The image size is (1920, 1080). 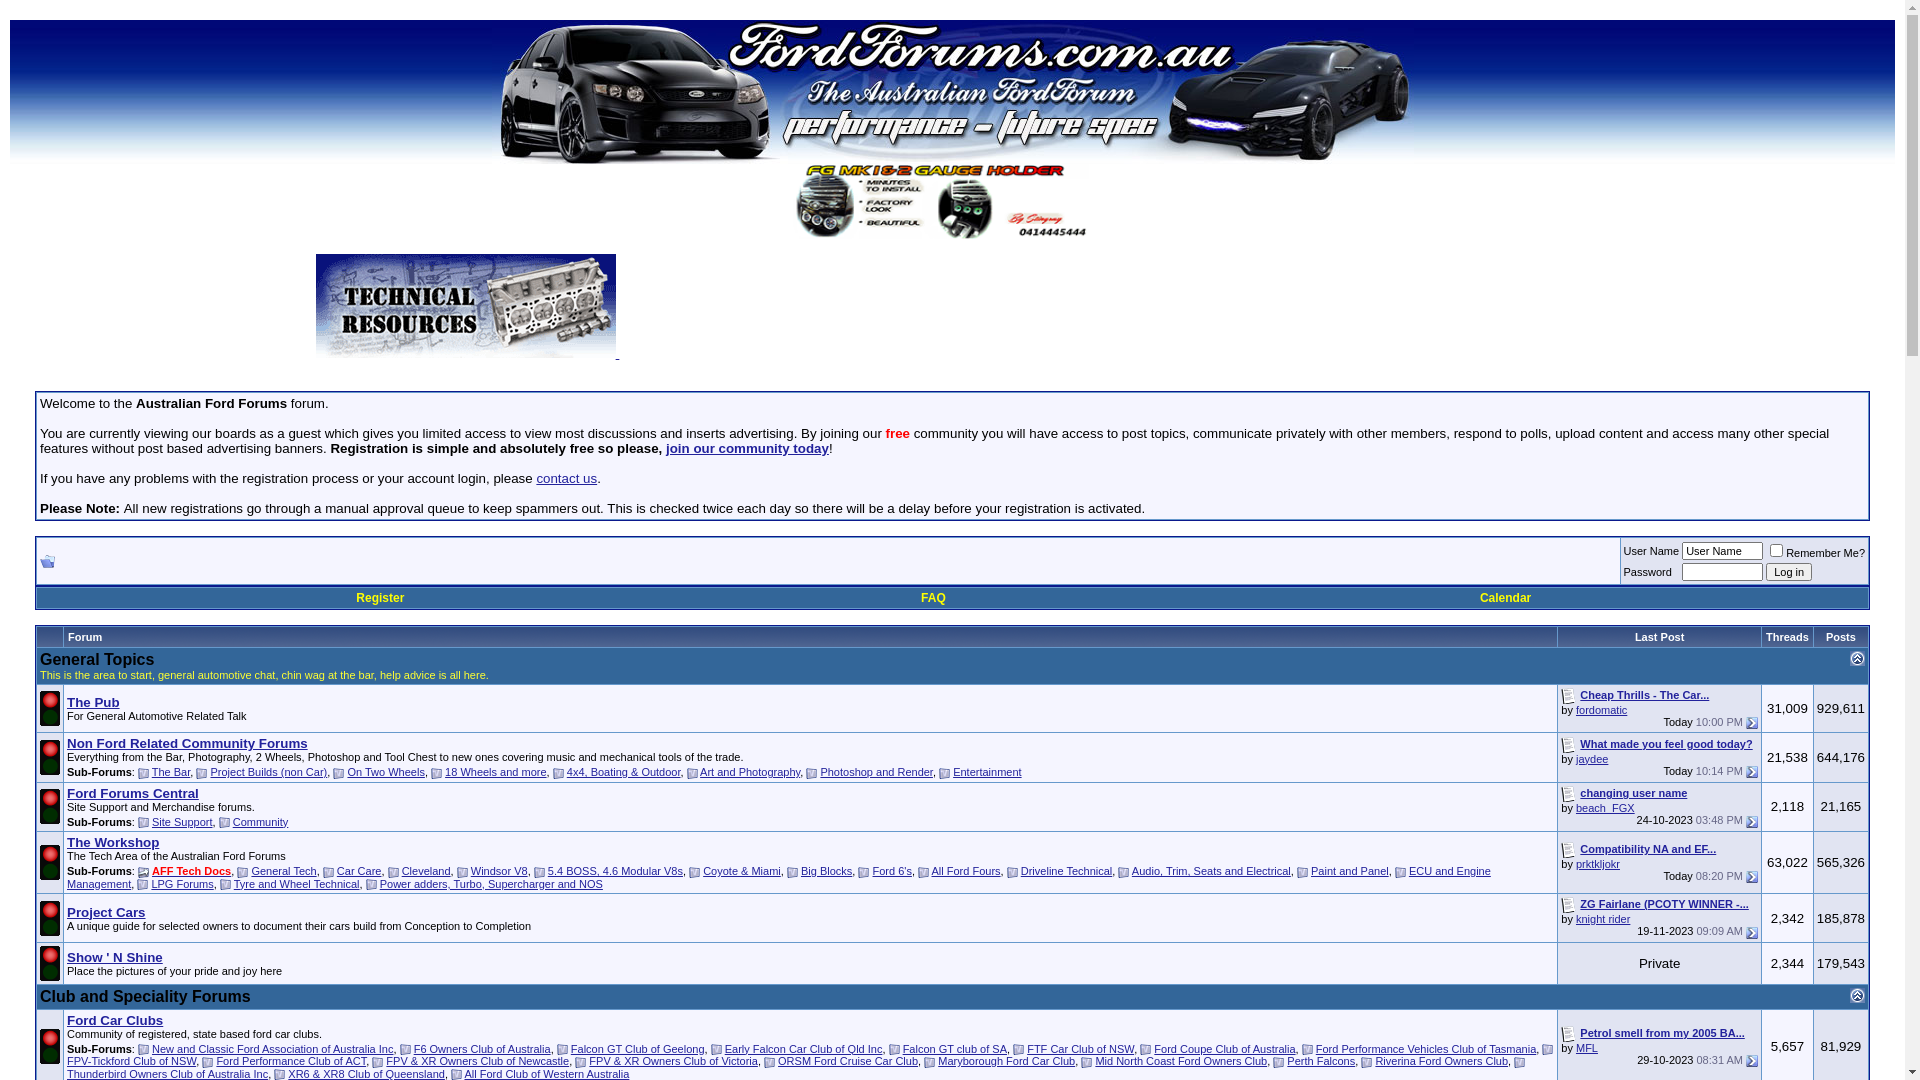 I want to click on 'changing user name', so click(x=1578, y=792).